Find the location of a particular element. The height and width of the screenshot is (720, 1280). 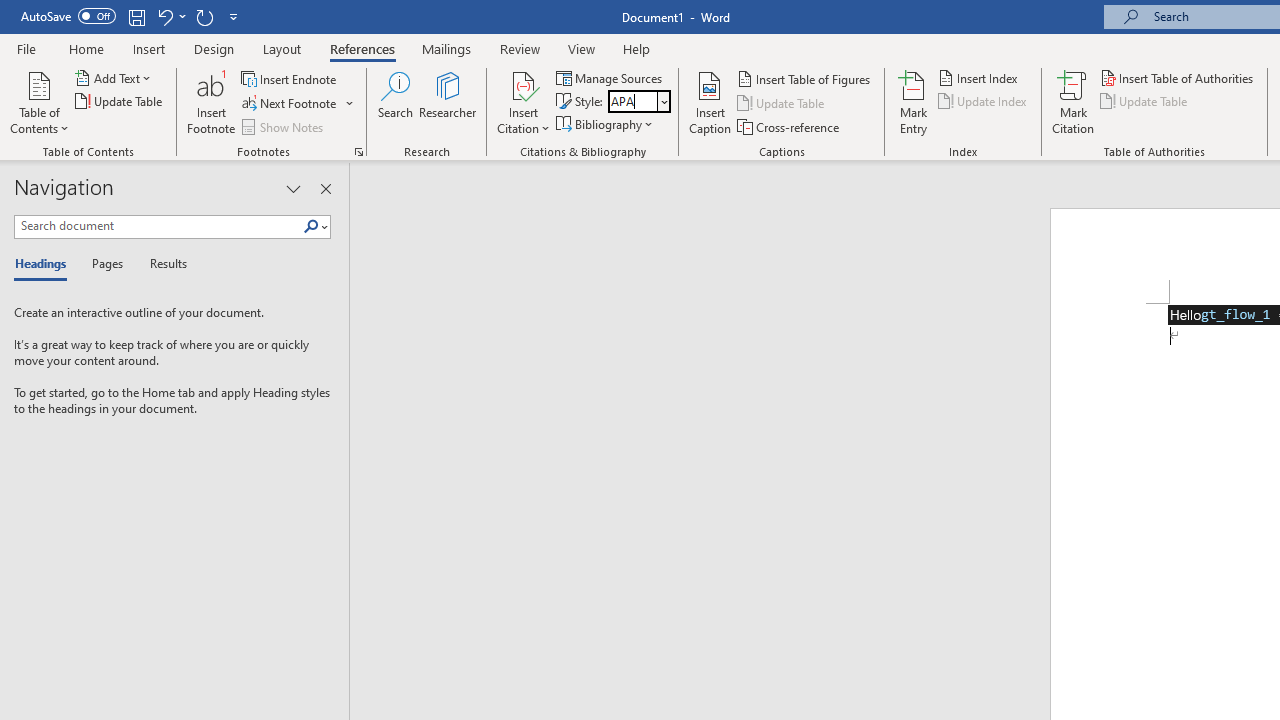

'Repeat Underline Style' is located at coordinates (204, 16).